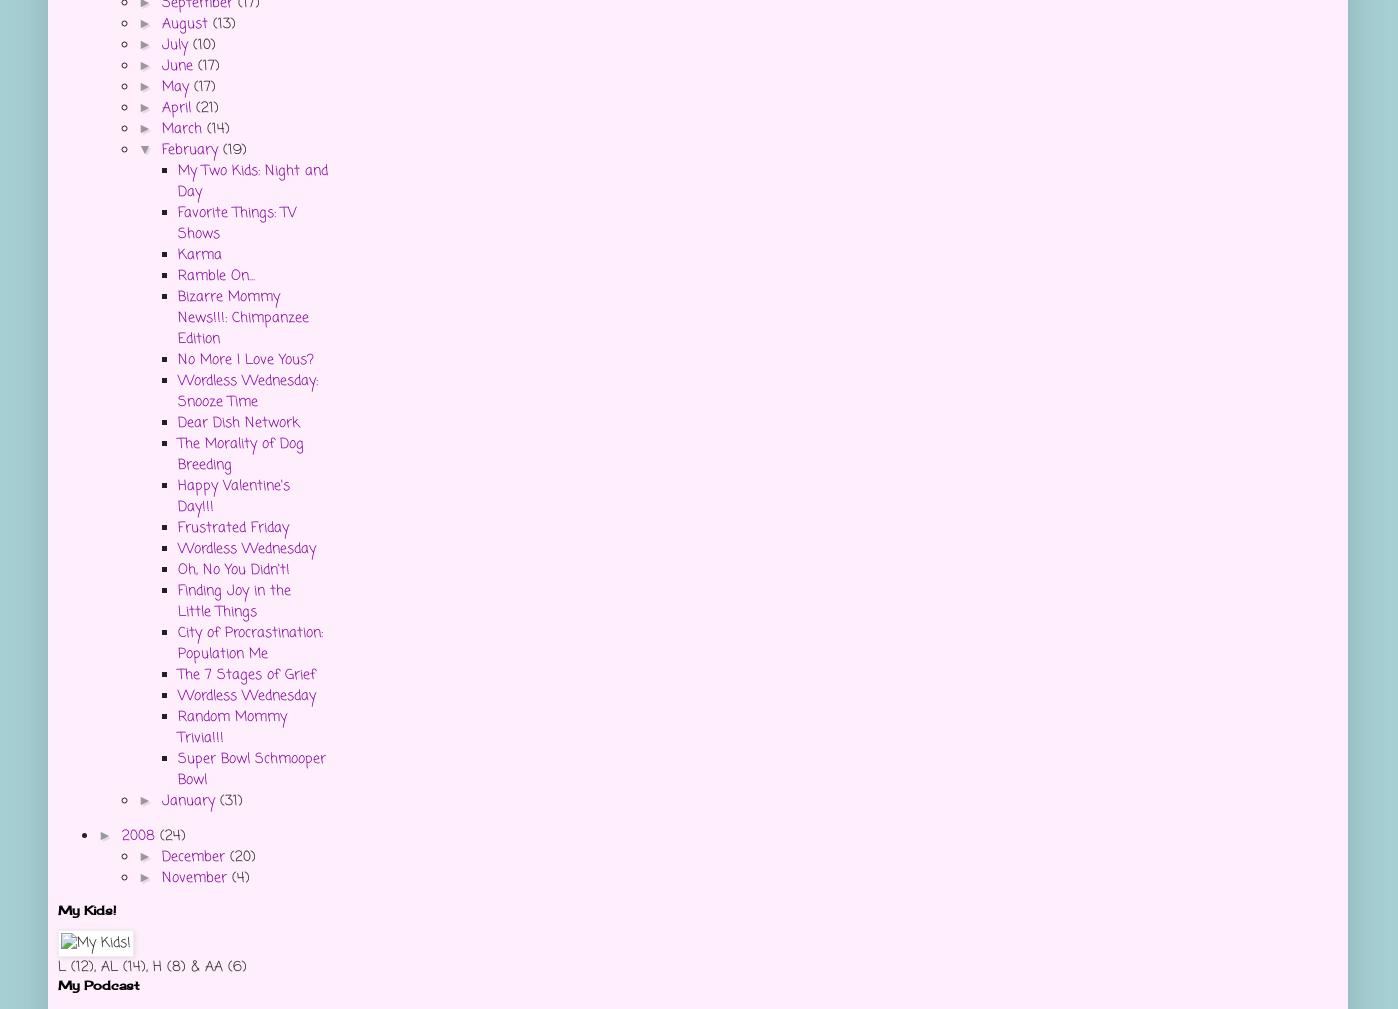 The width and height of the screenshot is (1398, 1009). What do you see at coordinates (232, 727) in the screenshot?
I see `'Random Mommy Trivia!!!'` at bounding box center [232, 727].